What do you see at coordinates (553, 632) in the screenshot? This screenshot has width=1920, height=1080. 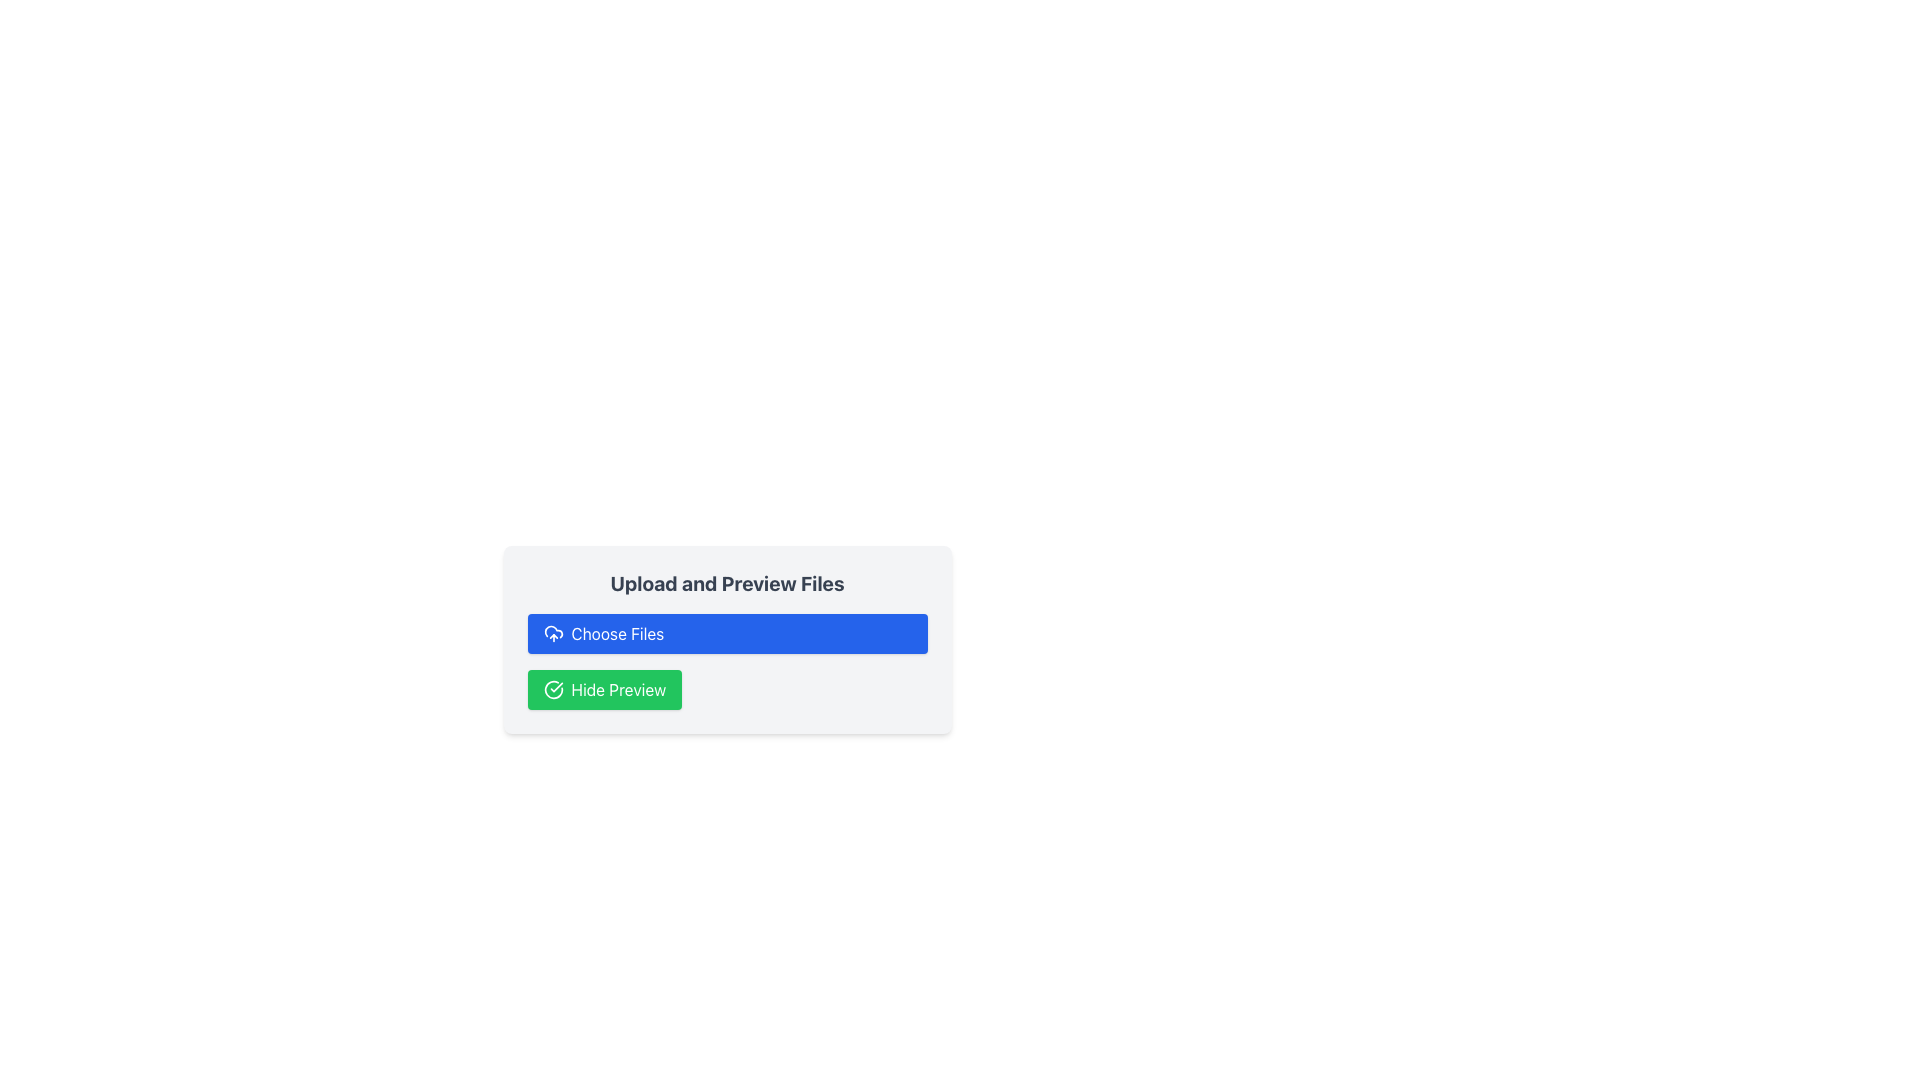 I see `the non-interactive cloud graphic component within the SVG that visually represents the main body of the cloud in the cloud upload icon` at bounding box center [553, 632].